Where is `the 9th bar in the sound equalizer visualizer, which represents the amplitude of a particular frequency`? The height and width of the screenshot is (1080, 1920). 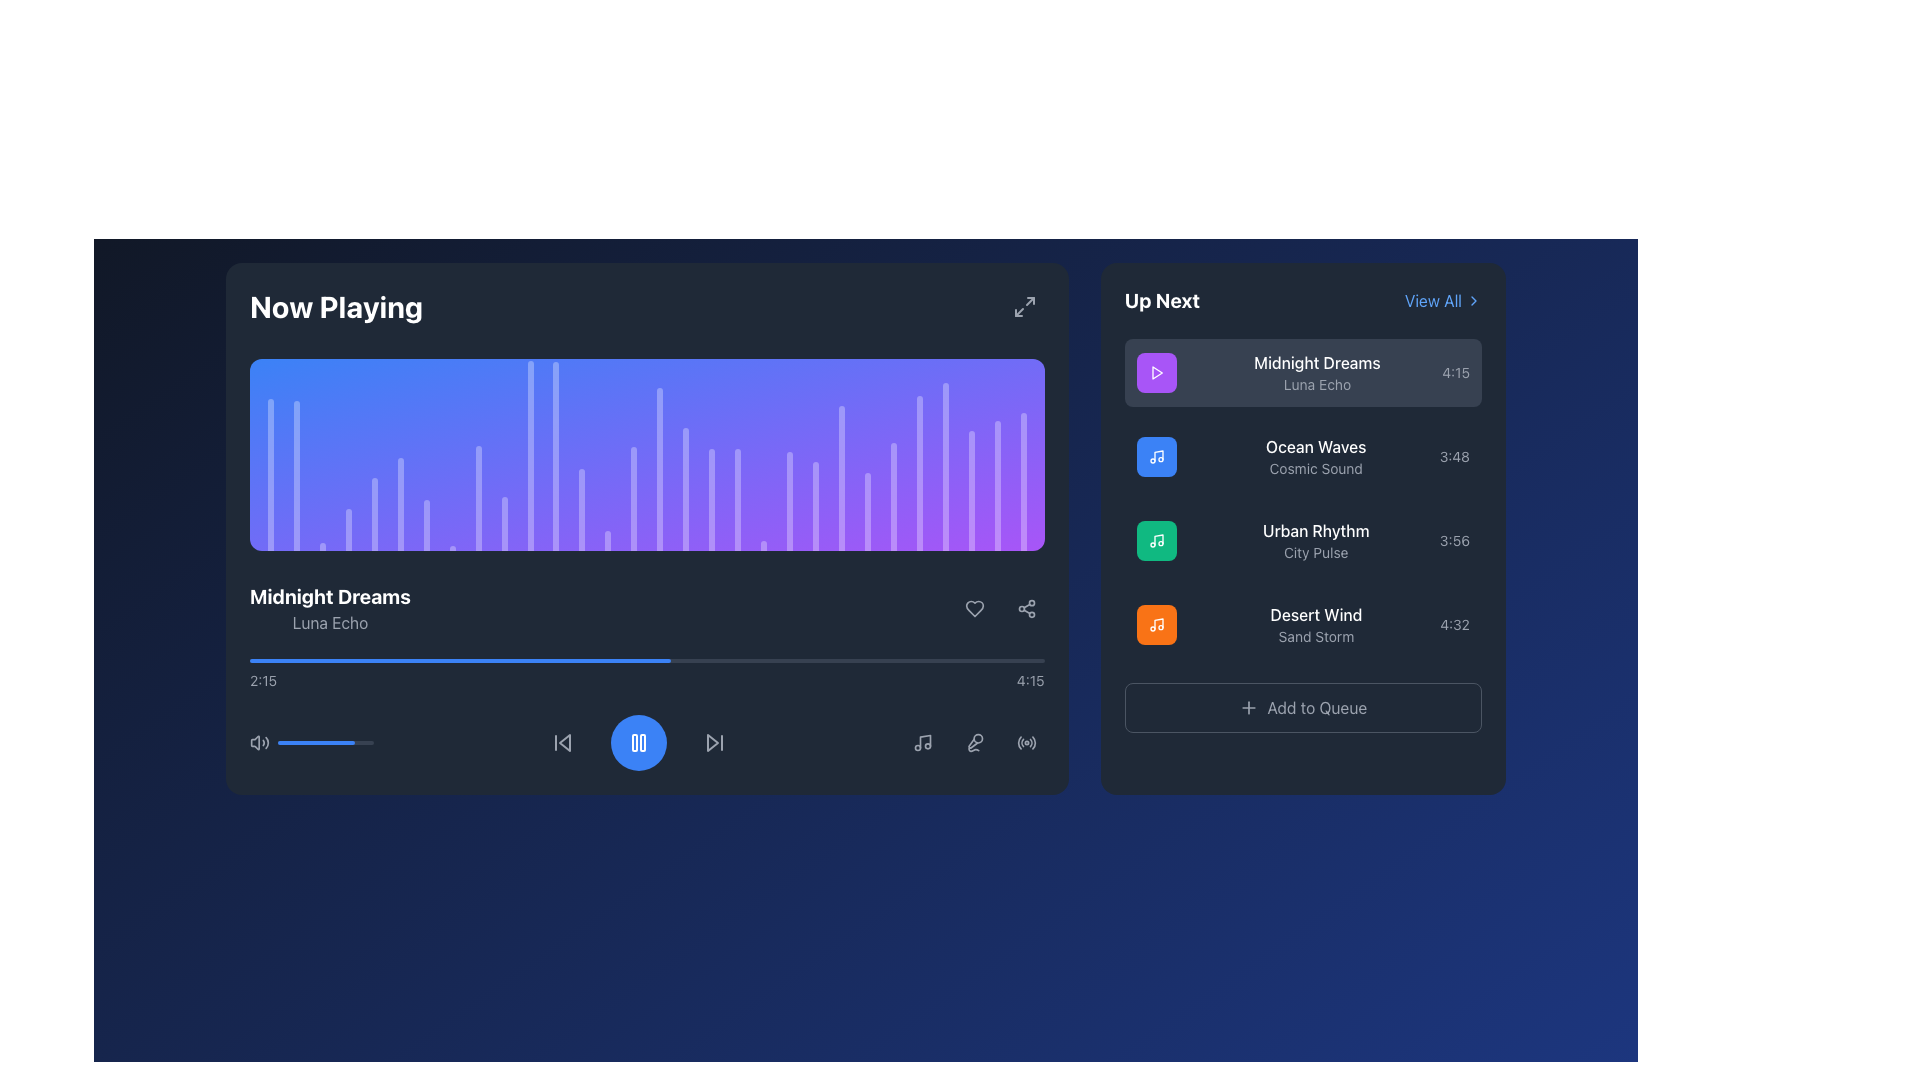
the 9th bar in the sound equalizer visualizer, which represents the amplitude of a particular frequency is located at coordinates (477, 497).